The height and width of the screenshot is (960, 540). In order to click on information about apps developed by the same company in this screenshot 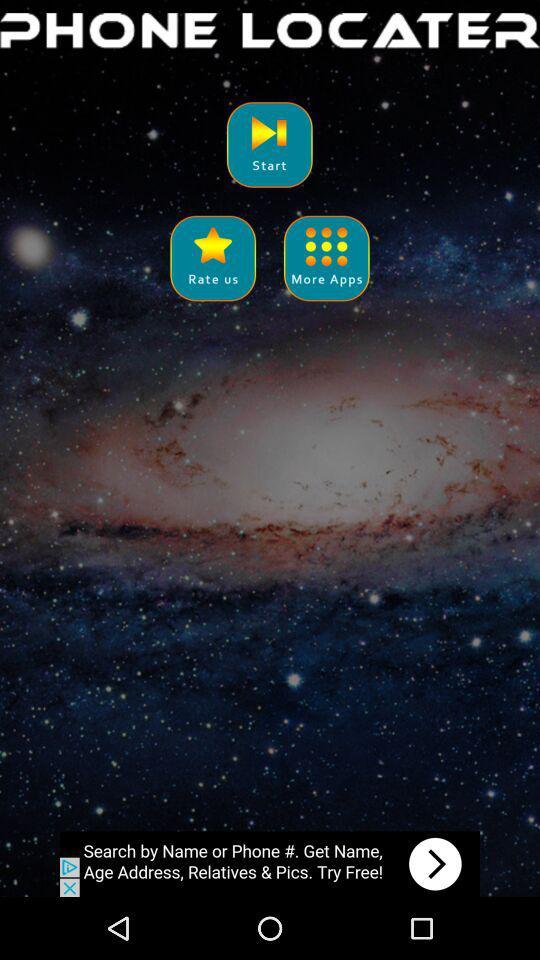, I will do `click(326, 257)`.